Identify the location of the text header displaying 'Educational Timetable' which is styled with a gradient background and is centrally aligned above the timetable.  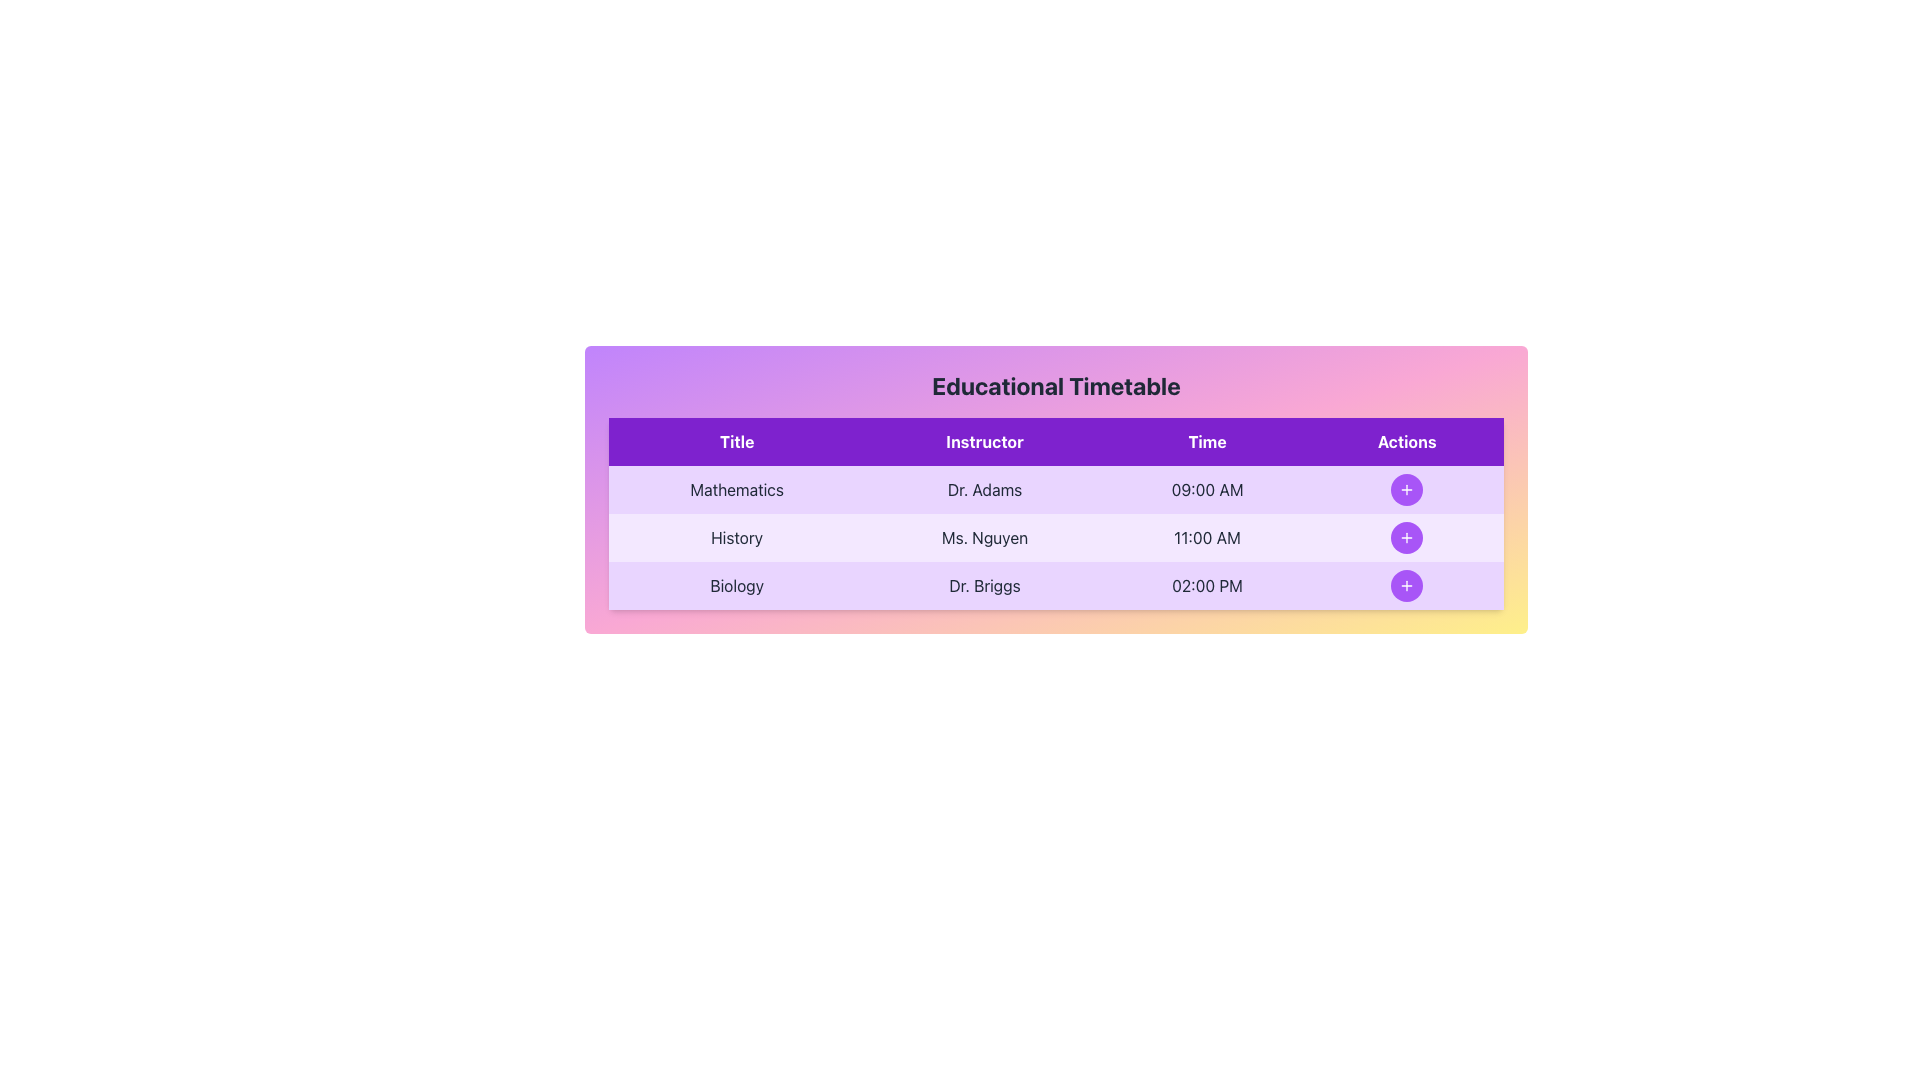
(1055, 385).